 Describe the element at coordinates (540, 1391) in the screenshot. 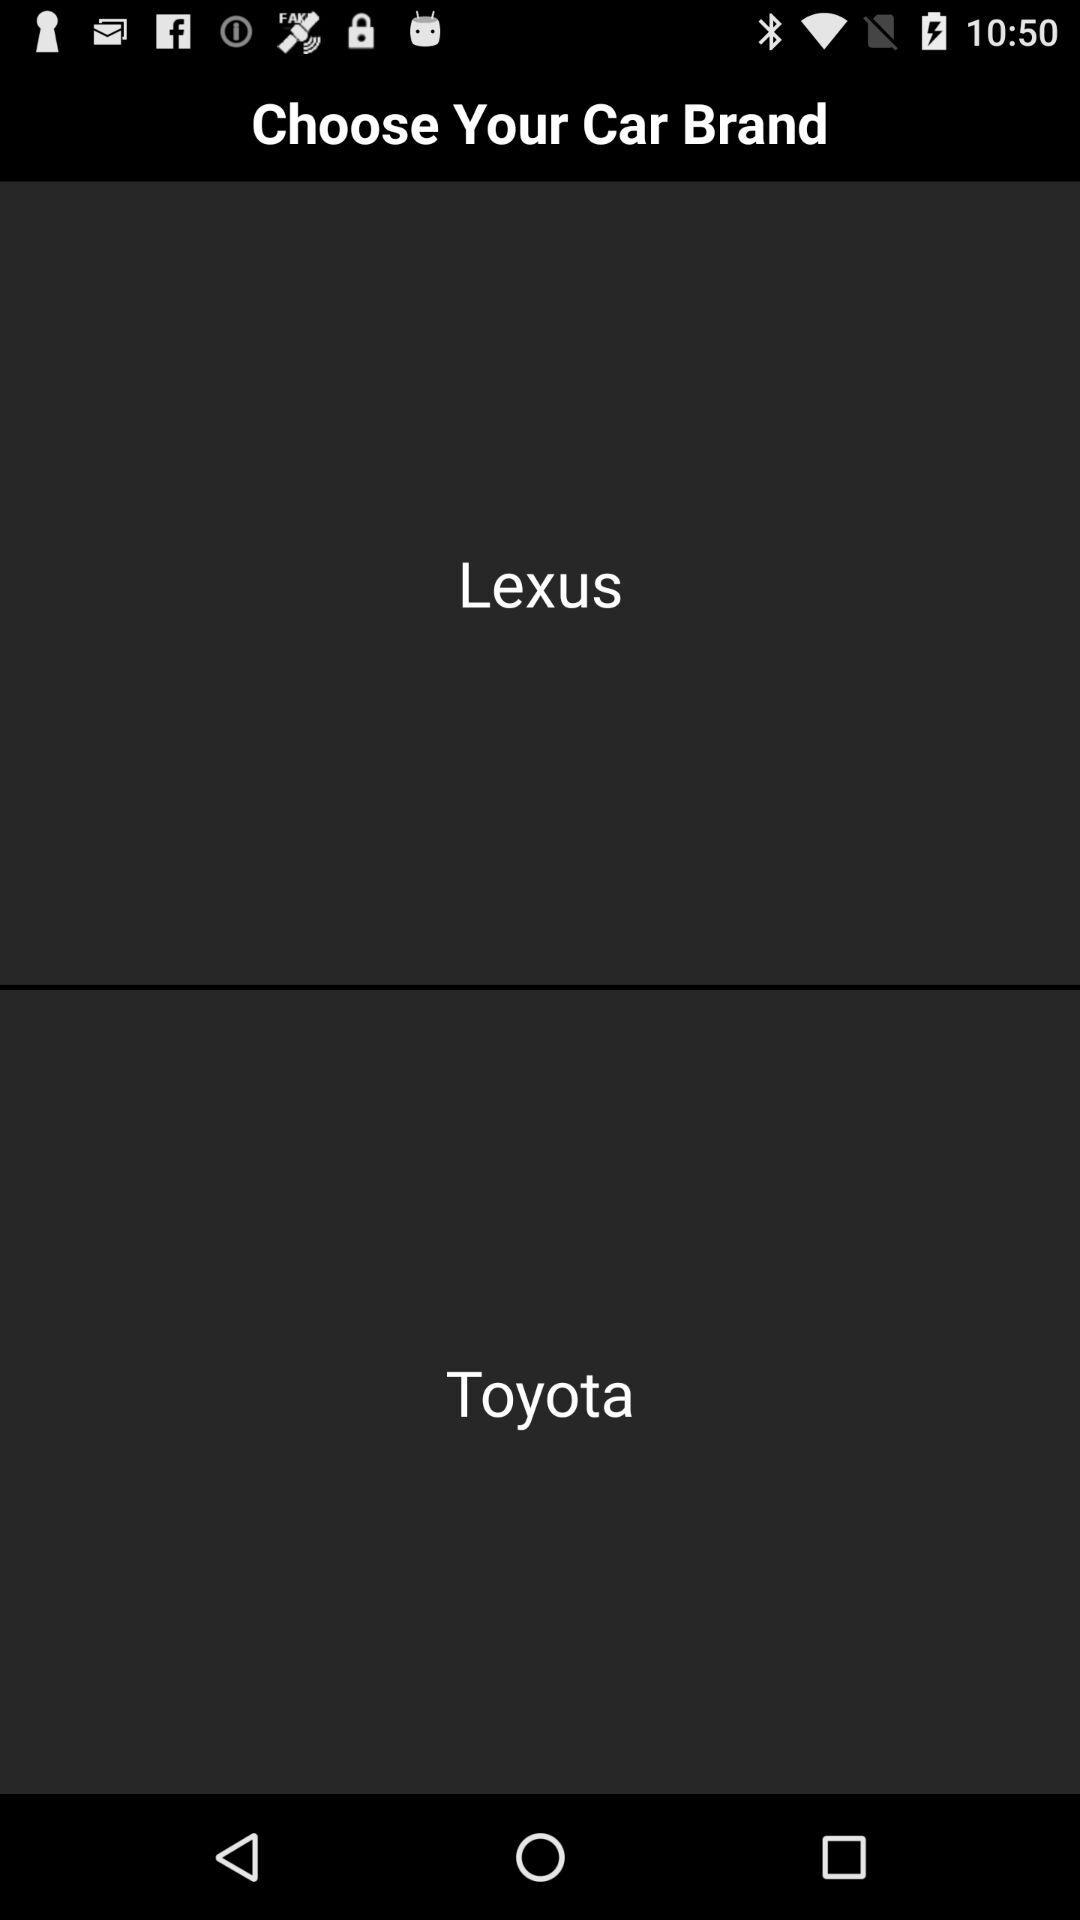

I see `the toyota icon` at that location.